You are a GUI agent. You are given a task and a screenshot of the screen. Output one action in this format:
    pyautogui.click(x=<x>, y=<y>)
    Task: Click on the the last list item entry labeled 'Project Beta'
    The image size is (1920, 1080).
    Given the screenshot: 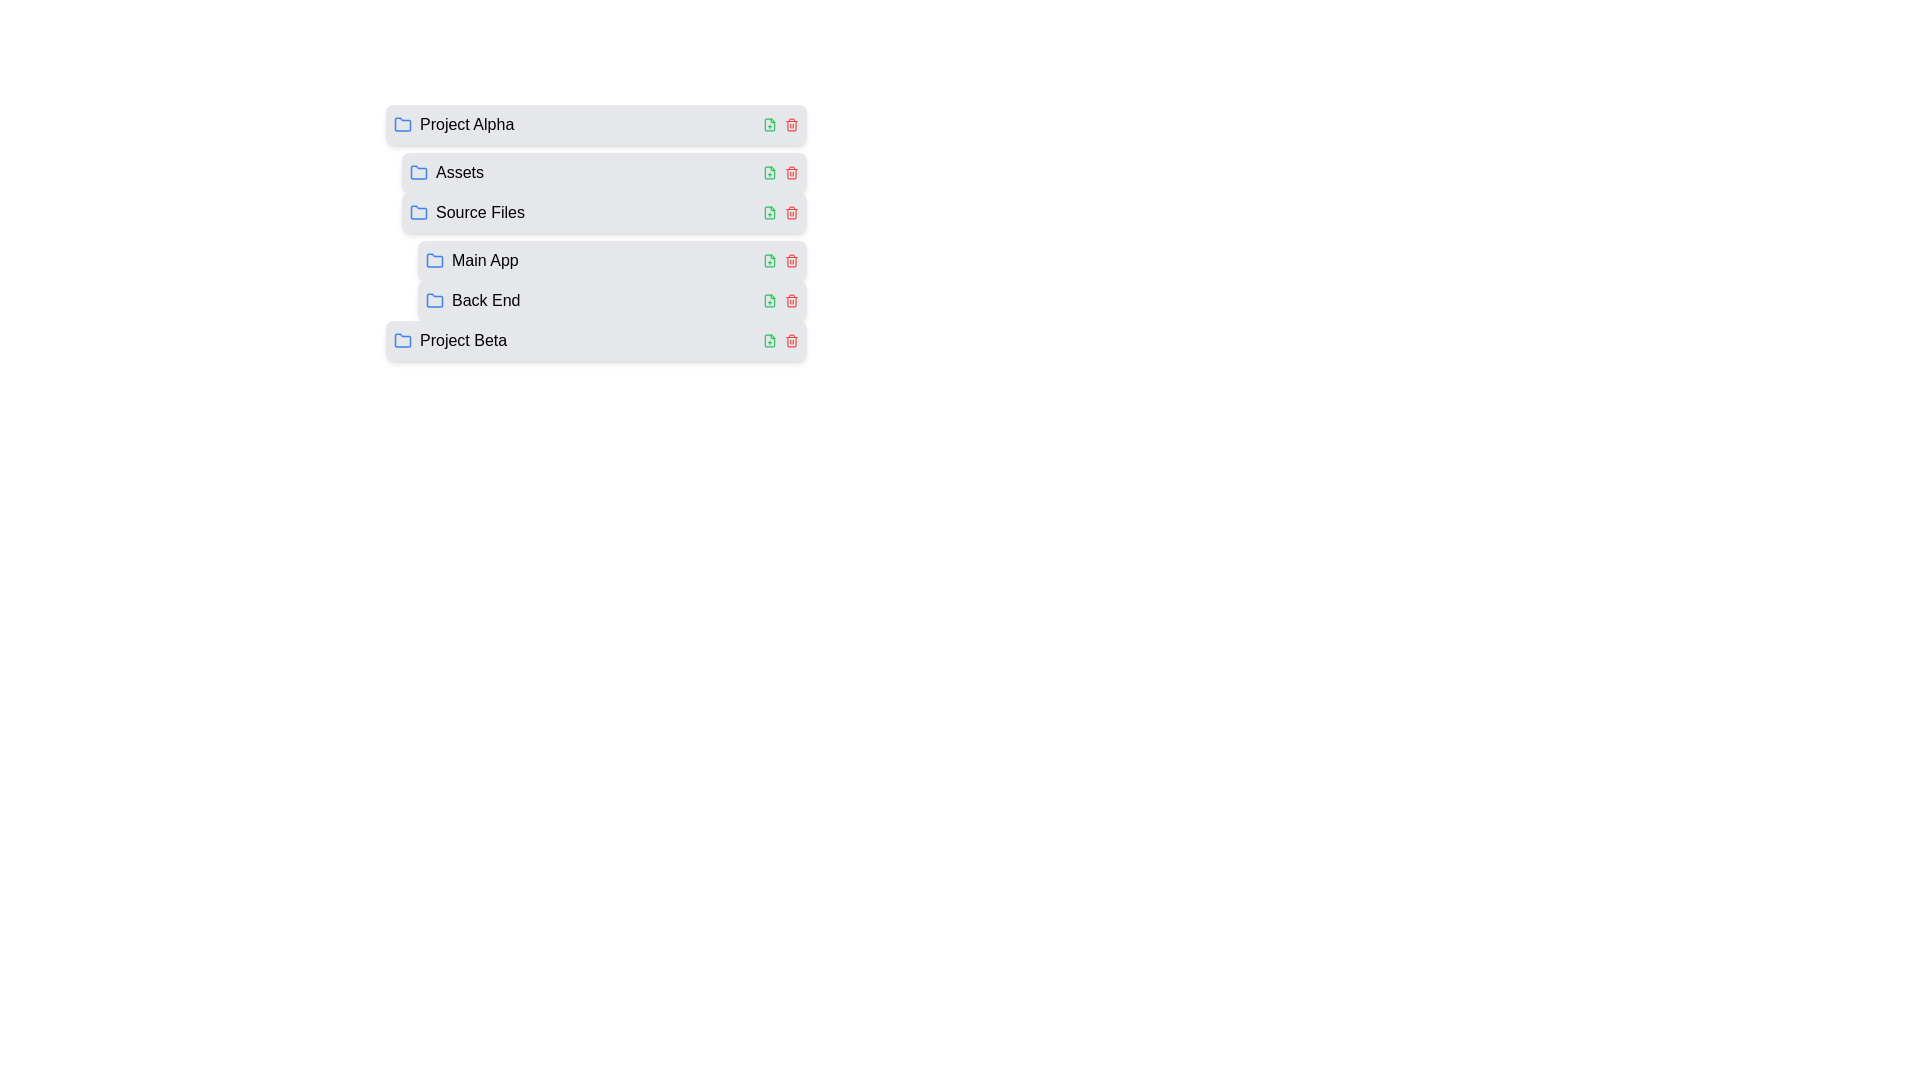 What is the action you would take?
    pyautogui.click(x=449, y=339)
    